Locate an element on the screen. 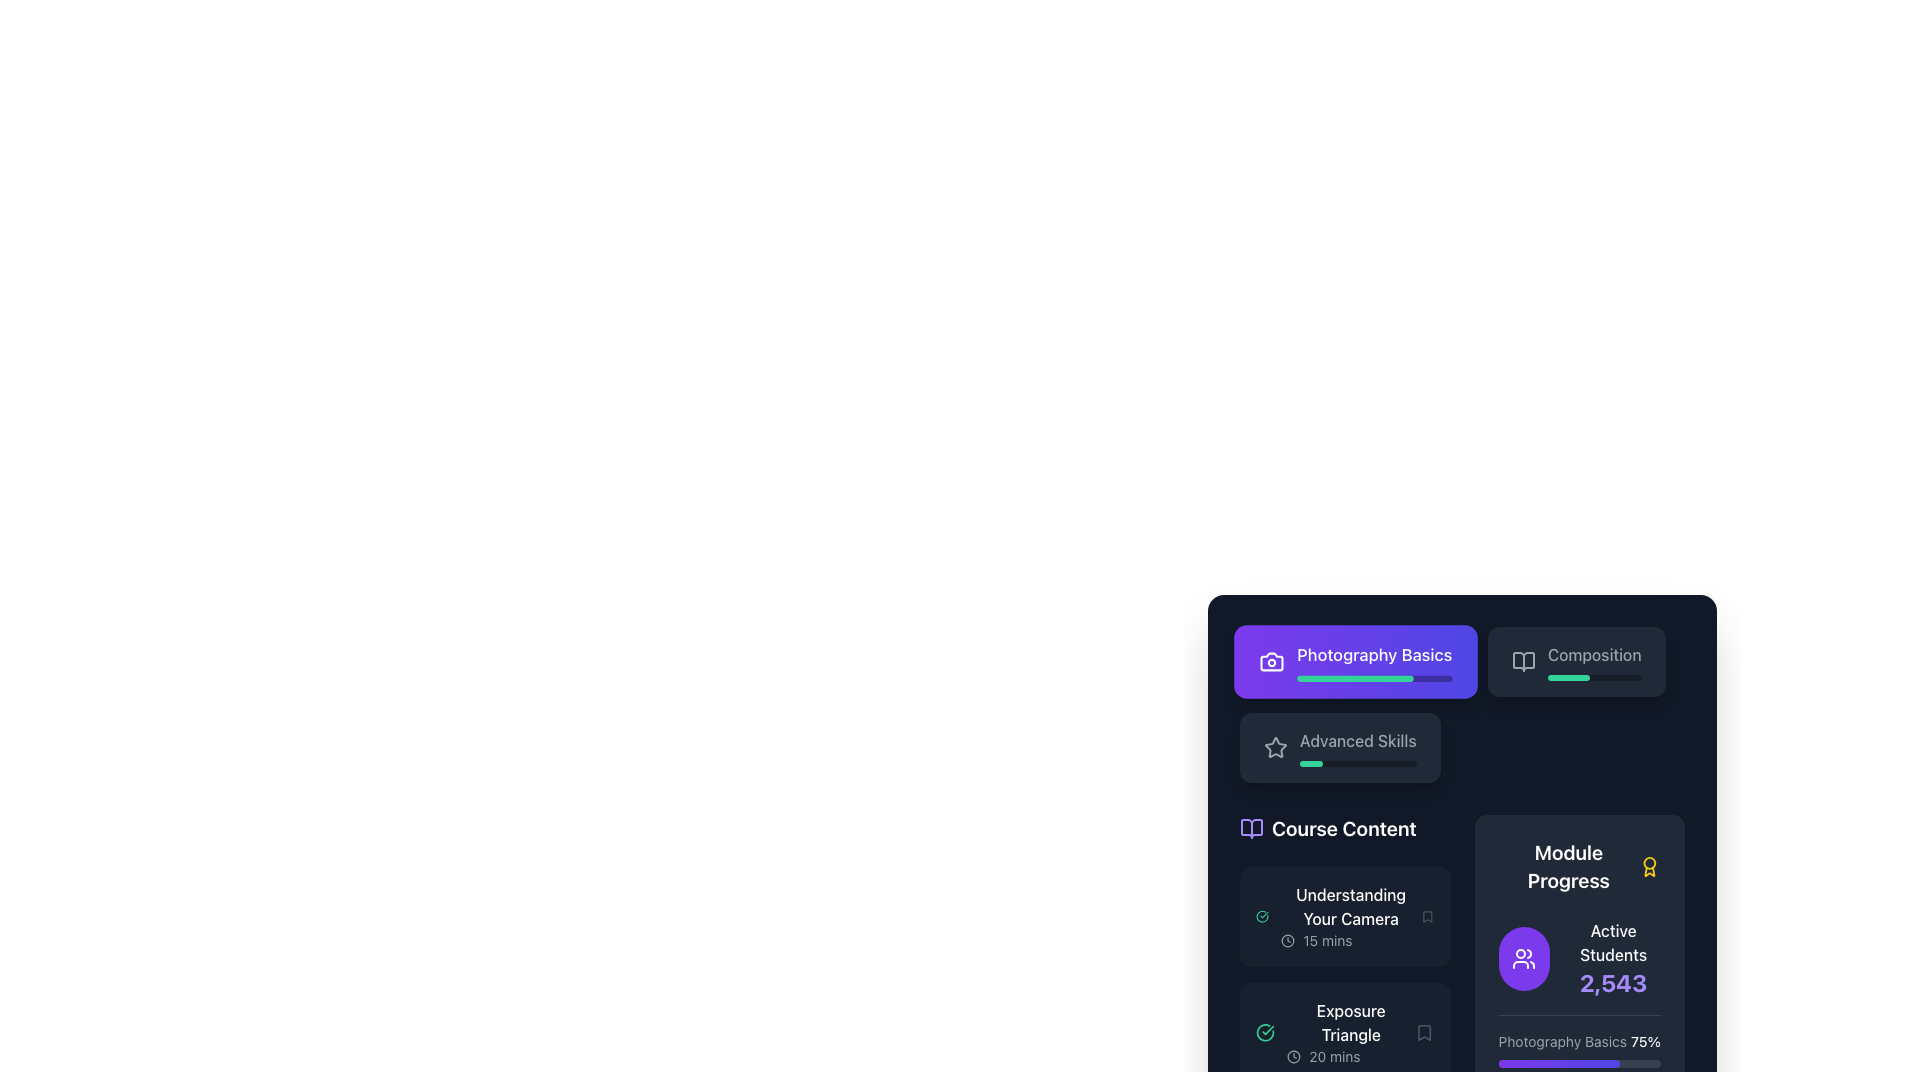 This screenshot has height=1080, width=1920. the circular part of the medal icon with a yellow border located in the 'Module Progress' section of the interface is located at coordinates (1650, 862).